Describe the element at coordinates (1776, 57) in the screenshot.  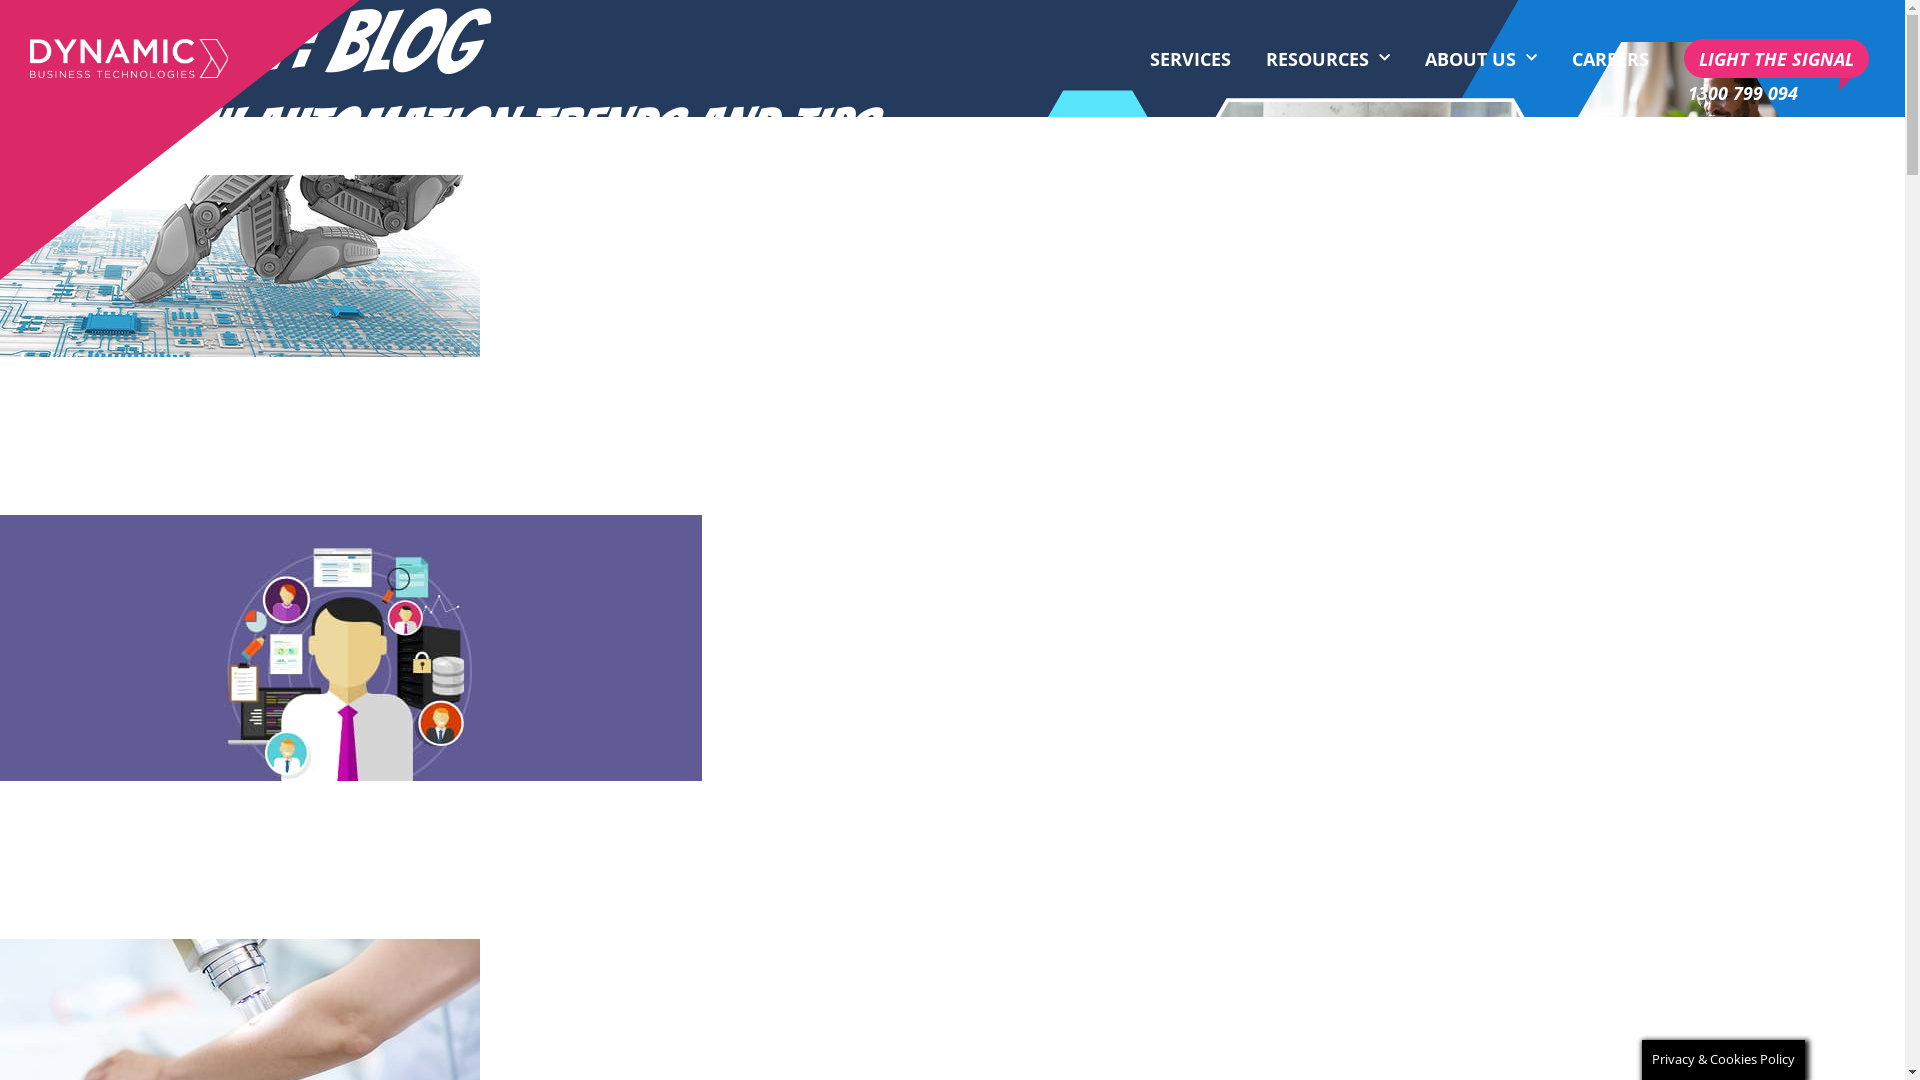
I see `'LIGHT THE SIGNAL'` at that location.